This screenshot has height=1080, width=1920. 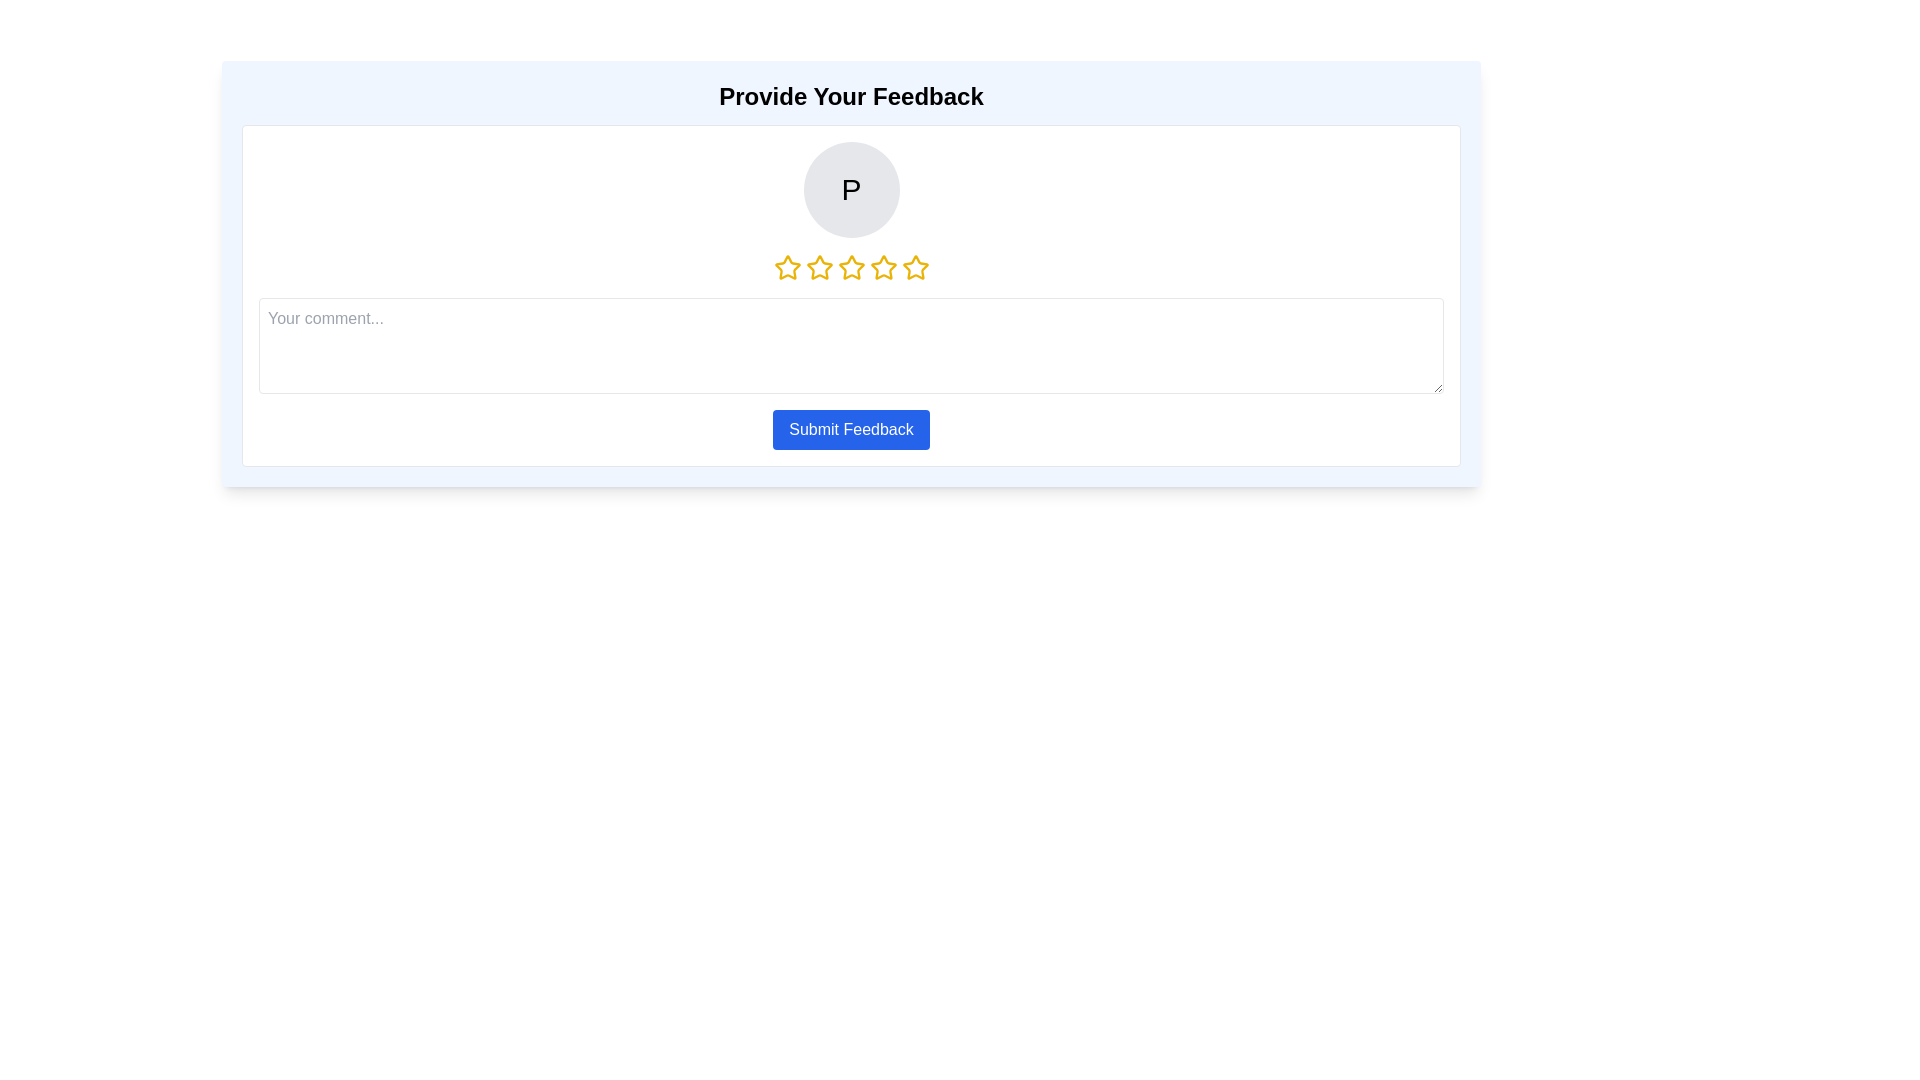 What do you see at coordinates (851, 345) in the screenshot?
I see `the comment box and type the text 'This is a test comment.'` at bounding box center [851, 345].